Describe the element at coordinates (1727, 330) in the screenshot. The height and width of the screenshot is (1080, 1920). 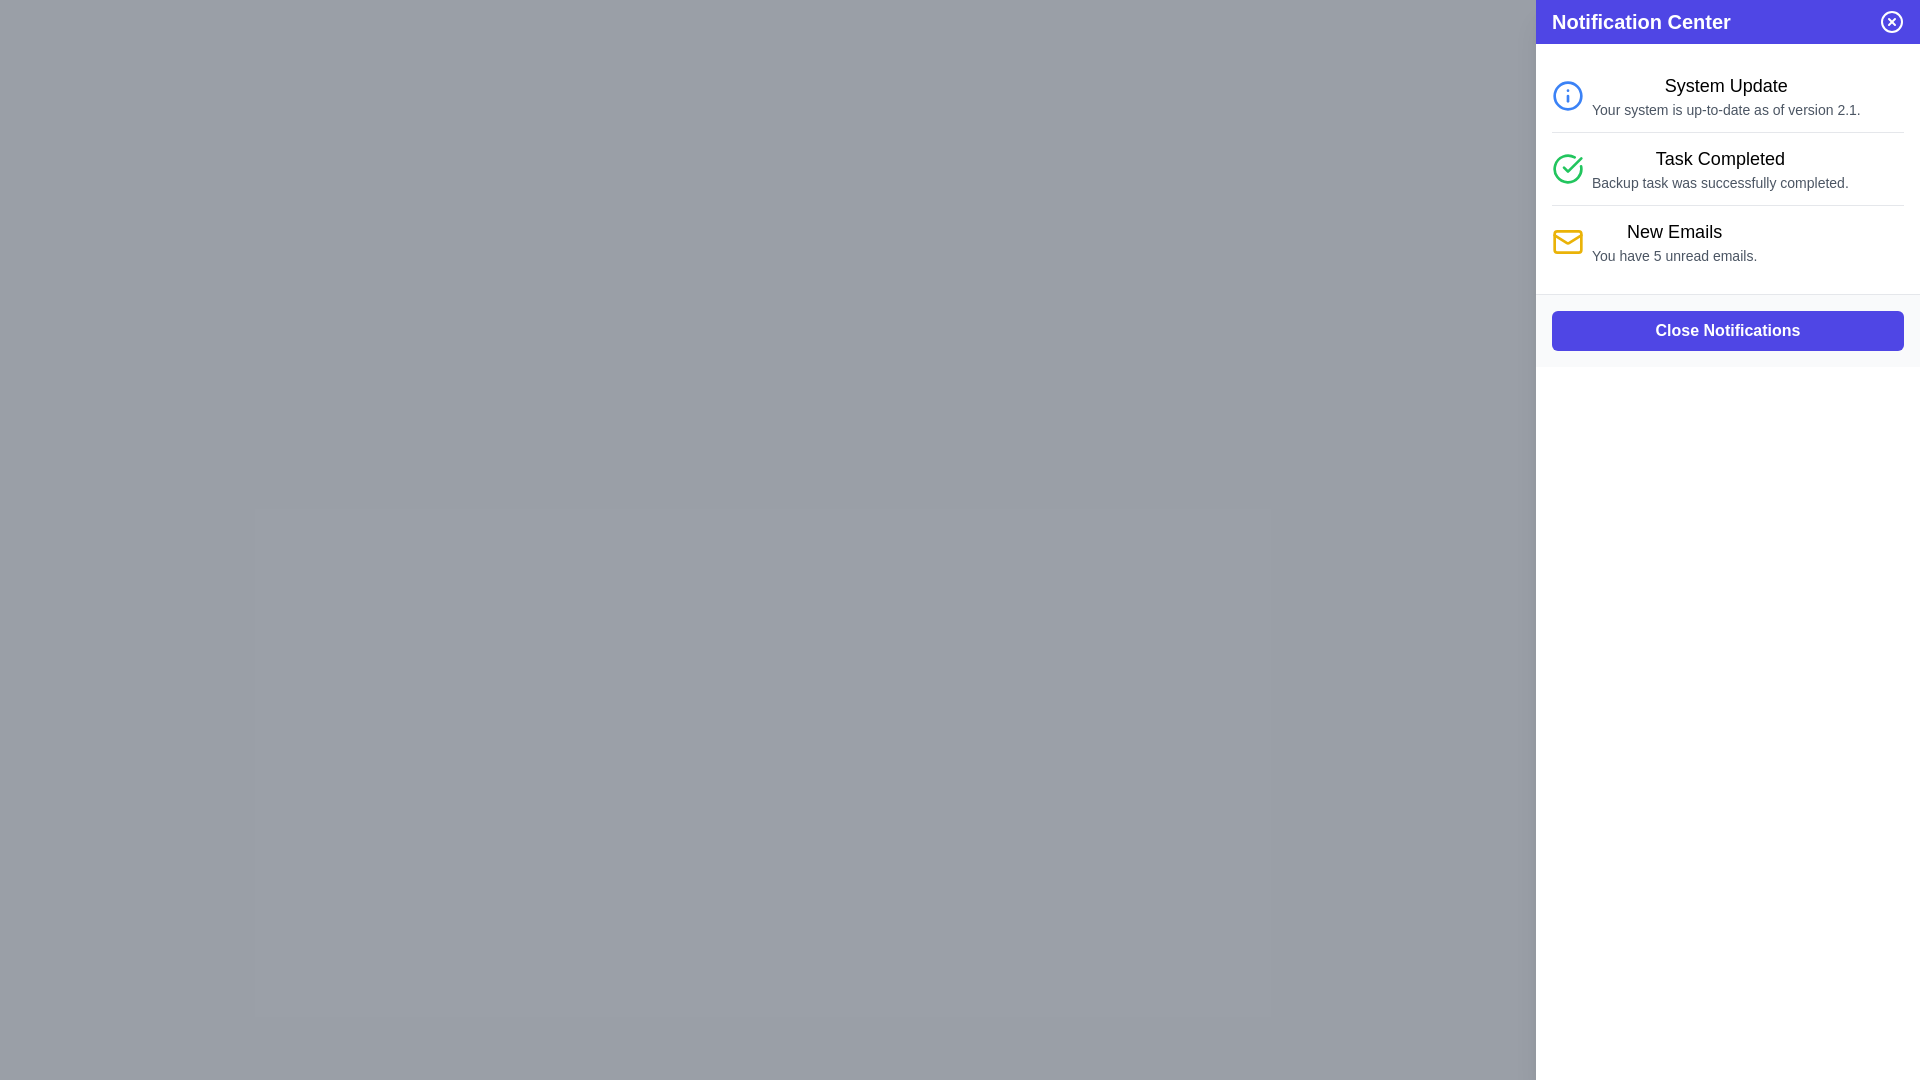
I see `the 'Close Notifications' button, which is the only interactive element in the notification panel` at that location.